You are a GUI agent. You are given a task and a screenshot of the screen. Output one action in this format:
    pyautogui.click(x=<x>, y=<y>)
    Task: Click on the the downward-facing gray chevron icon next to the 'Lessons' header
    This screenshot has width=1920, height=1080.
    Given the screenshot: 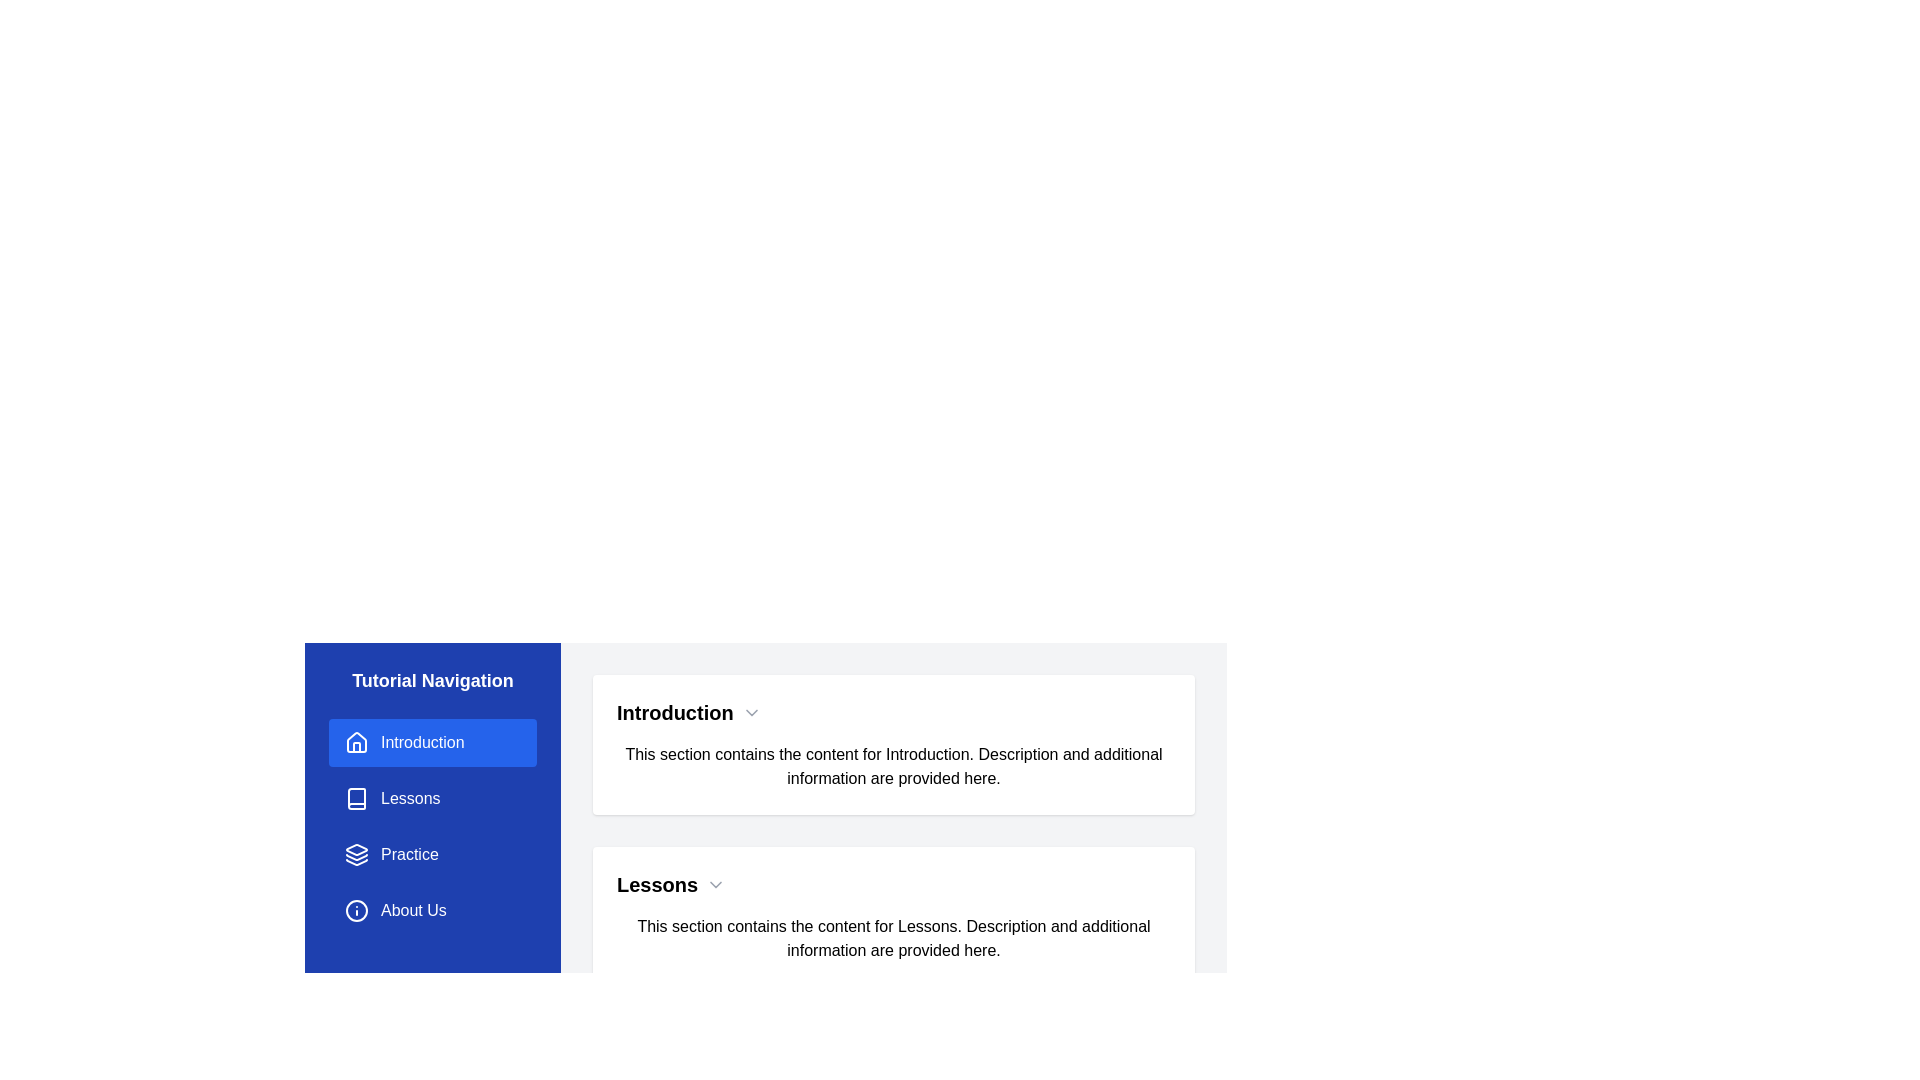 What is the action you would take?
    pyautogui.click(x=716, y=883)
    